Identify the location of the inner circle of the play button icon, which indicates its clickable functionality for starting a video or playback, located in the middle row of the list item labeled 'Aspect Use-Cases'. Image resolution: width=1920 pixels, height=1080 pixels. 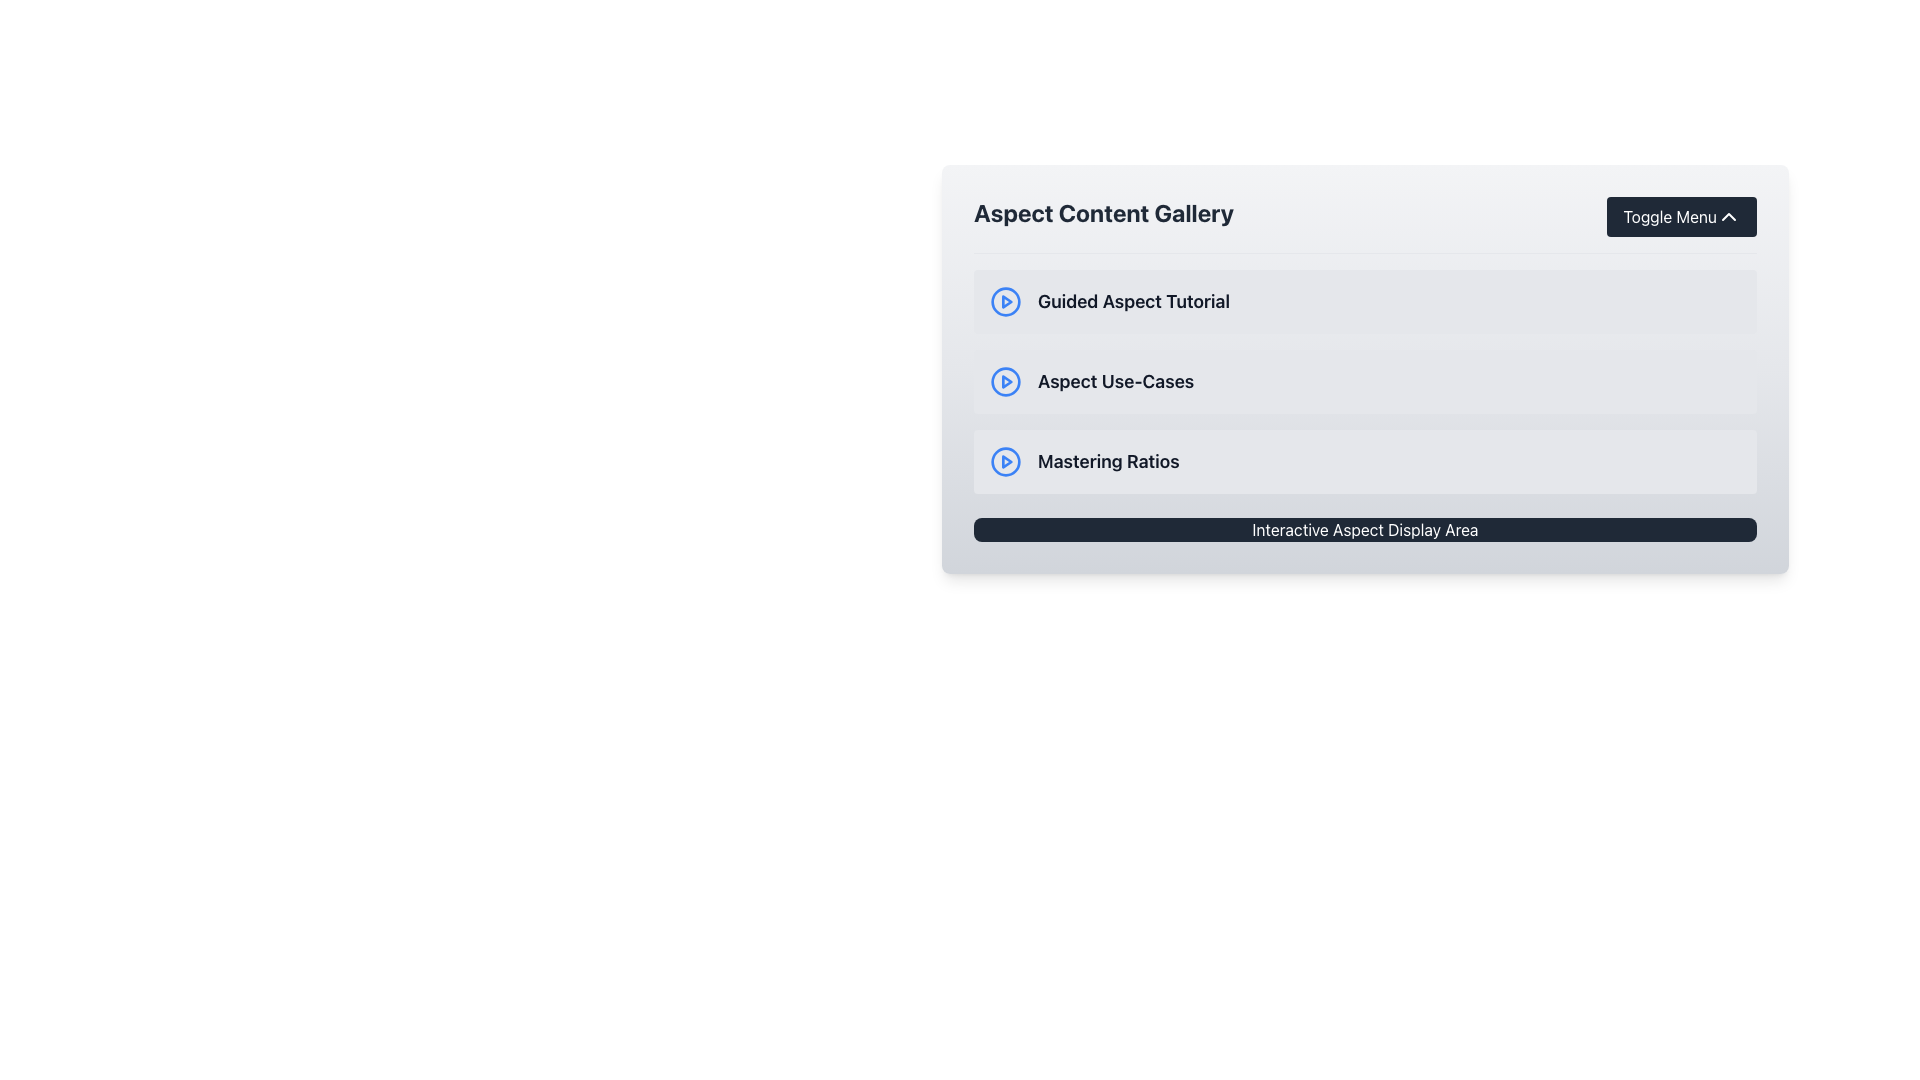
(1006, 381).